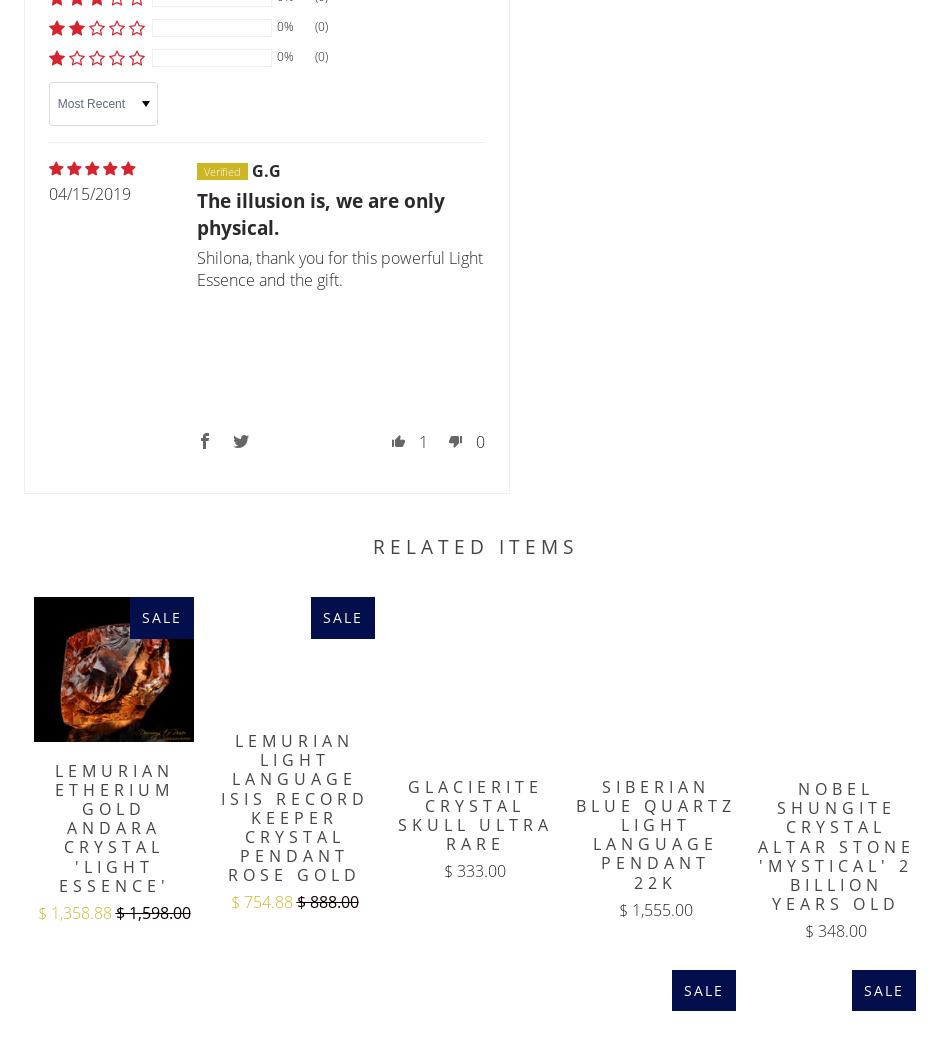 Image resolution: width=950 pixels, height=1058 pixels. I want to click on 'Related Items', so click(473, 546).